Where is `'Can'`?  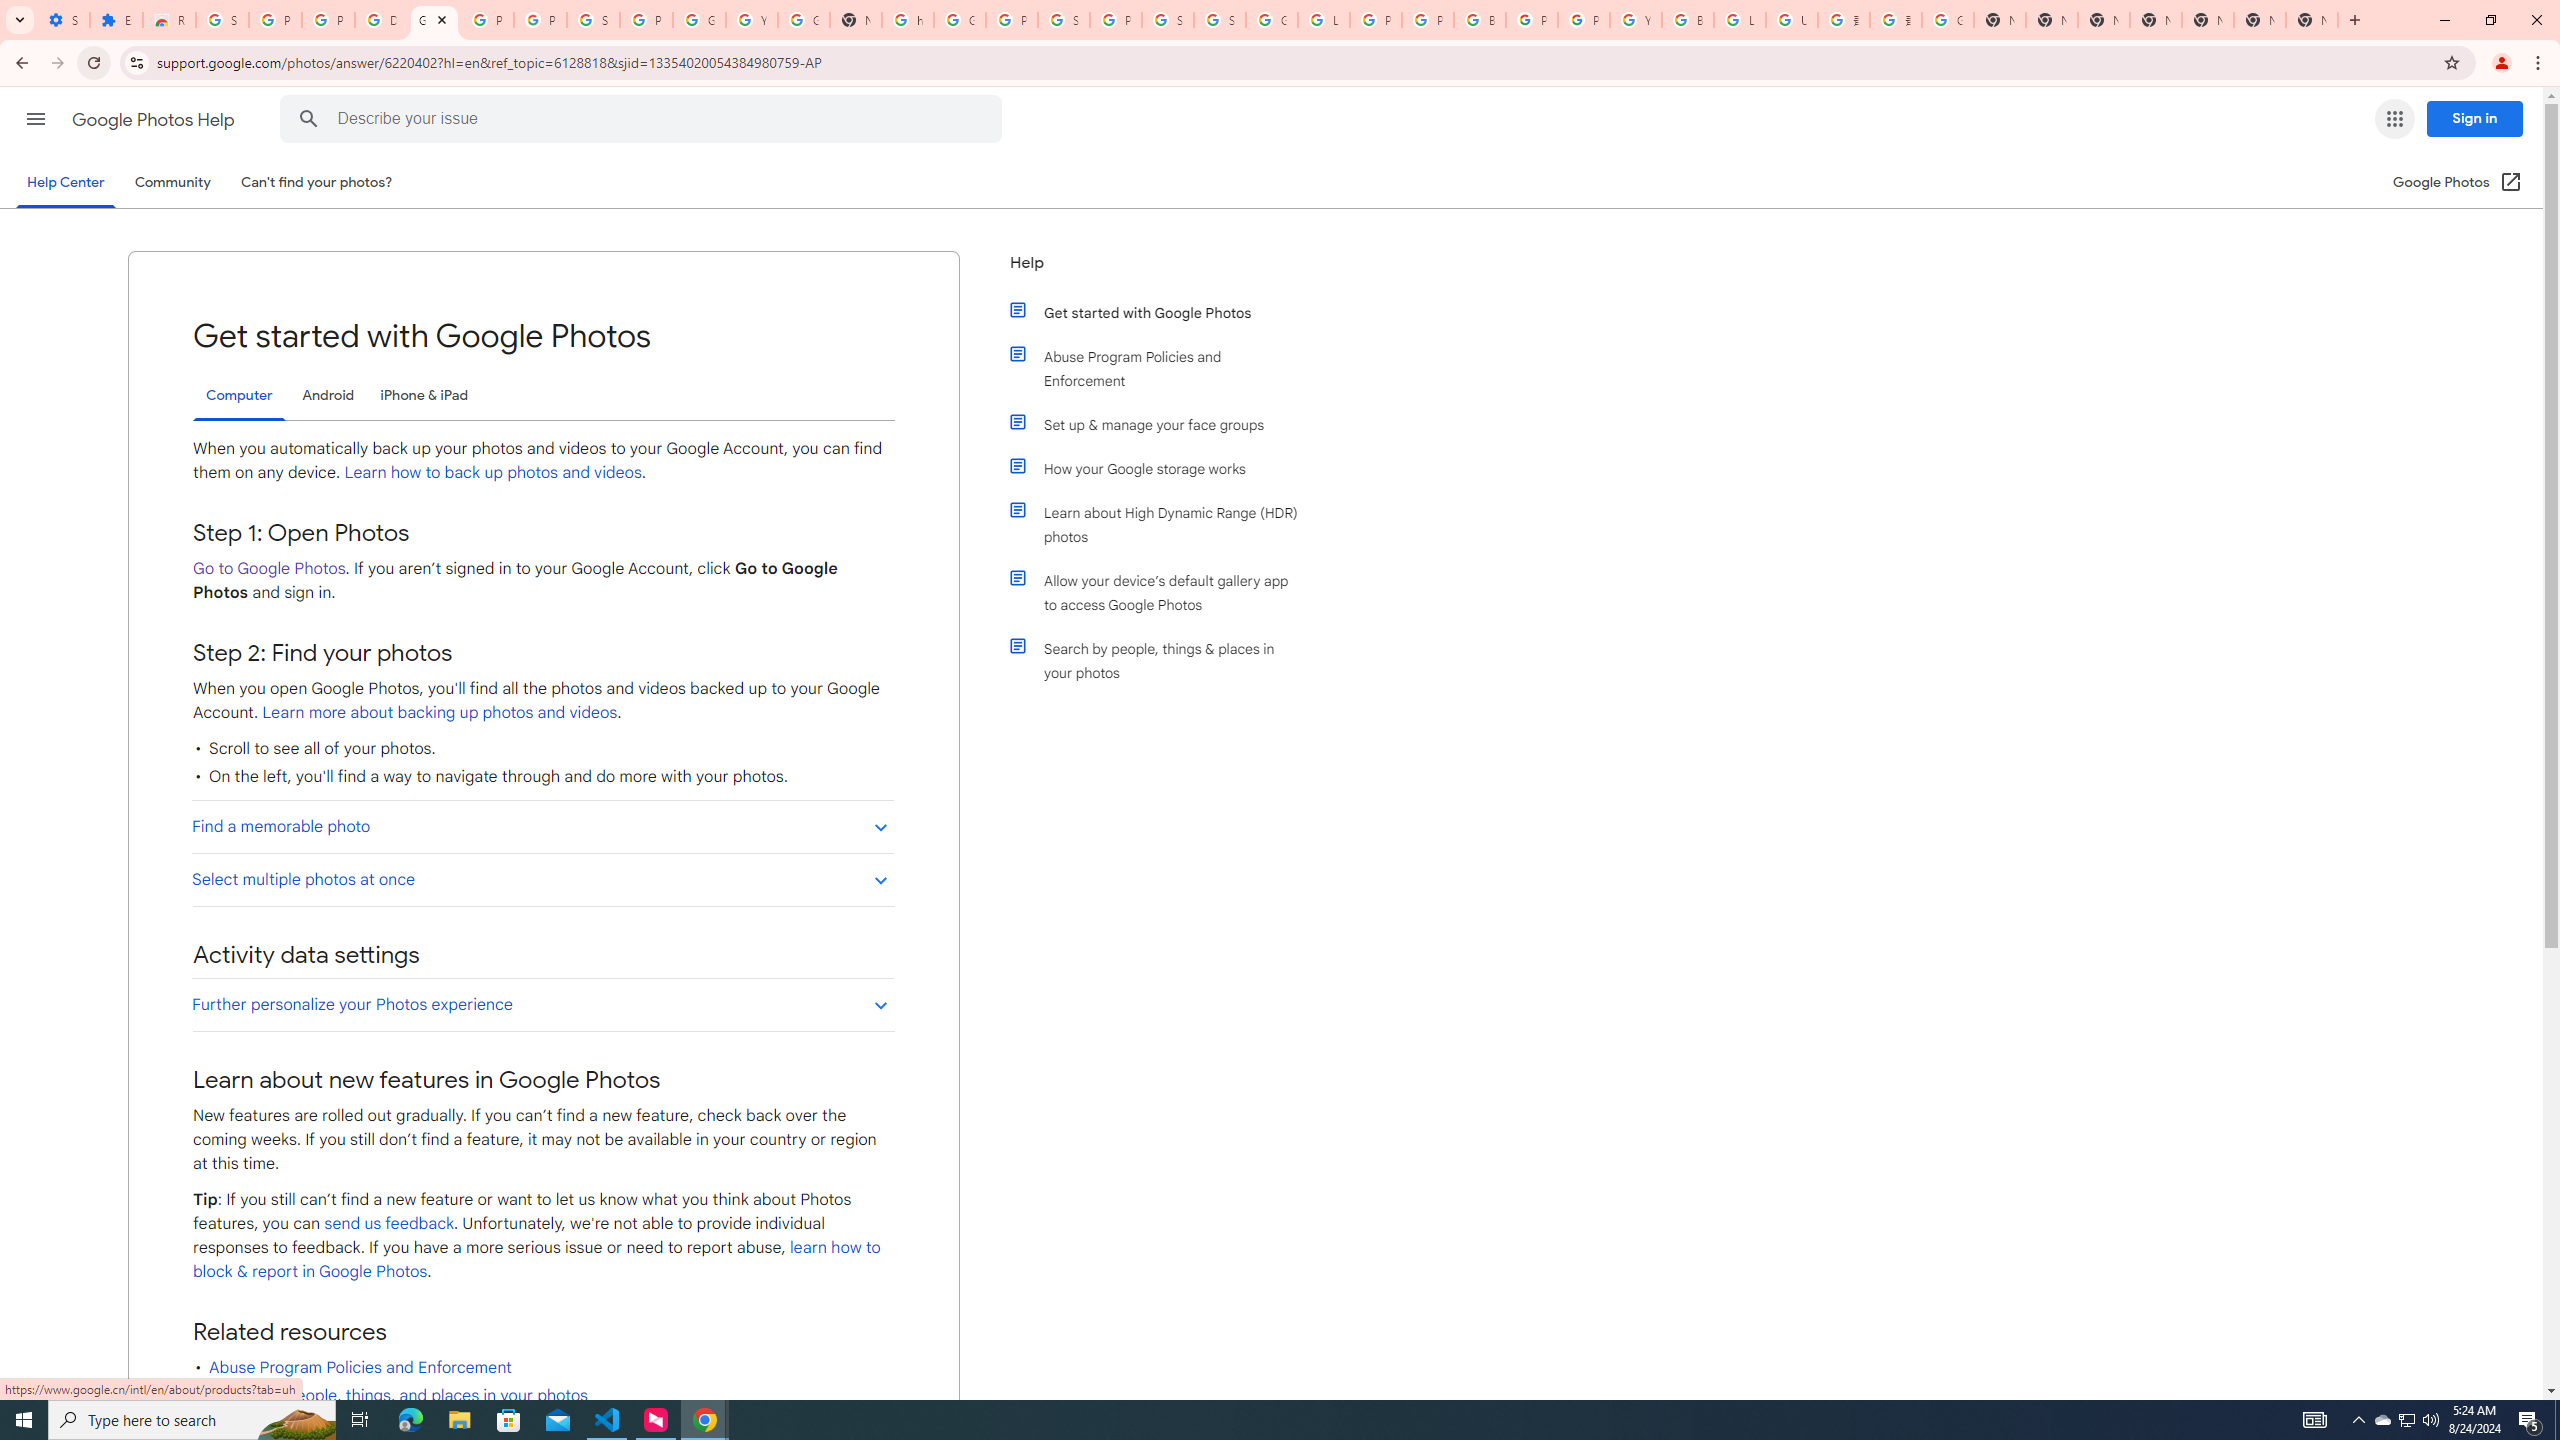
'Can' is located at coordinates (317, 181).